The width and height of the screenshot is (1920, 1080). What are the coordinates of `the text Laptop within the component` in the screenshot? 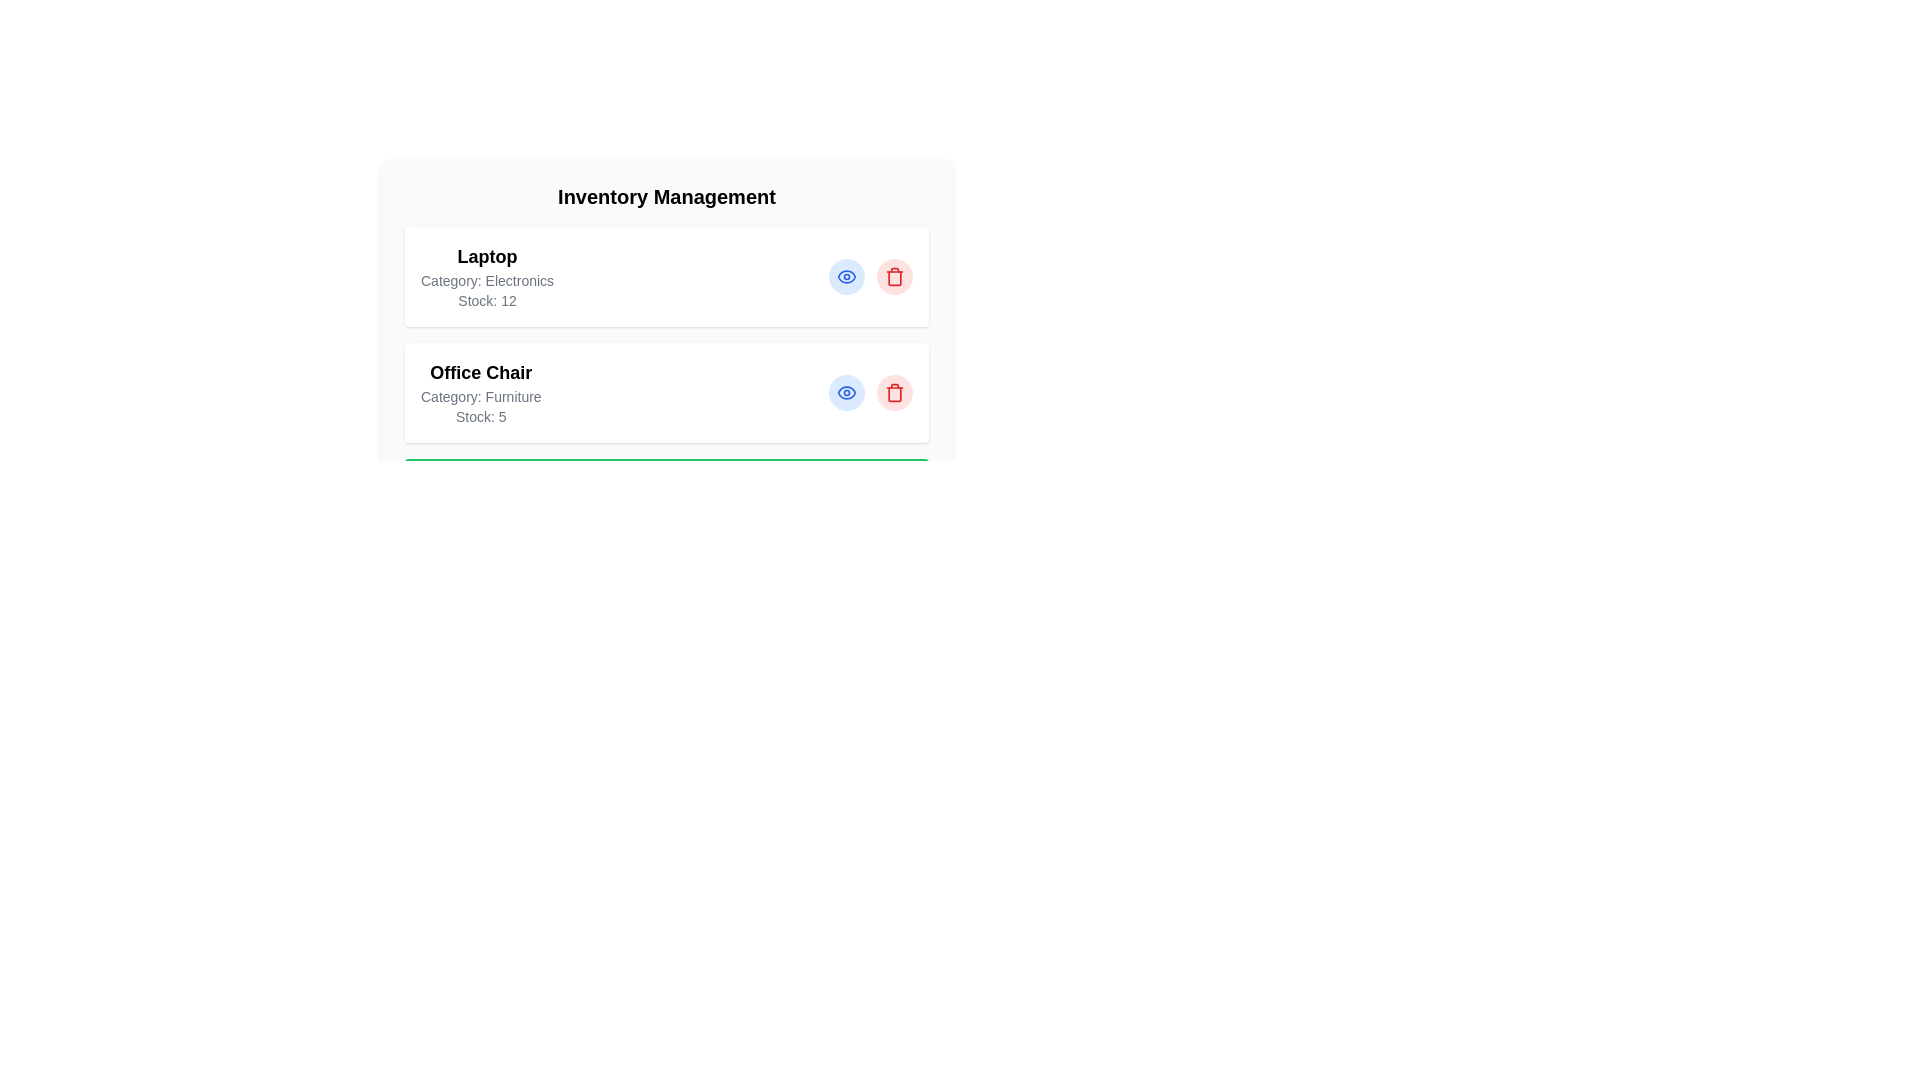 It's located at (487, 256).